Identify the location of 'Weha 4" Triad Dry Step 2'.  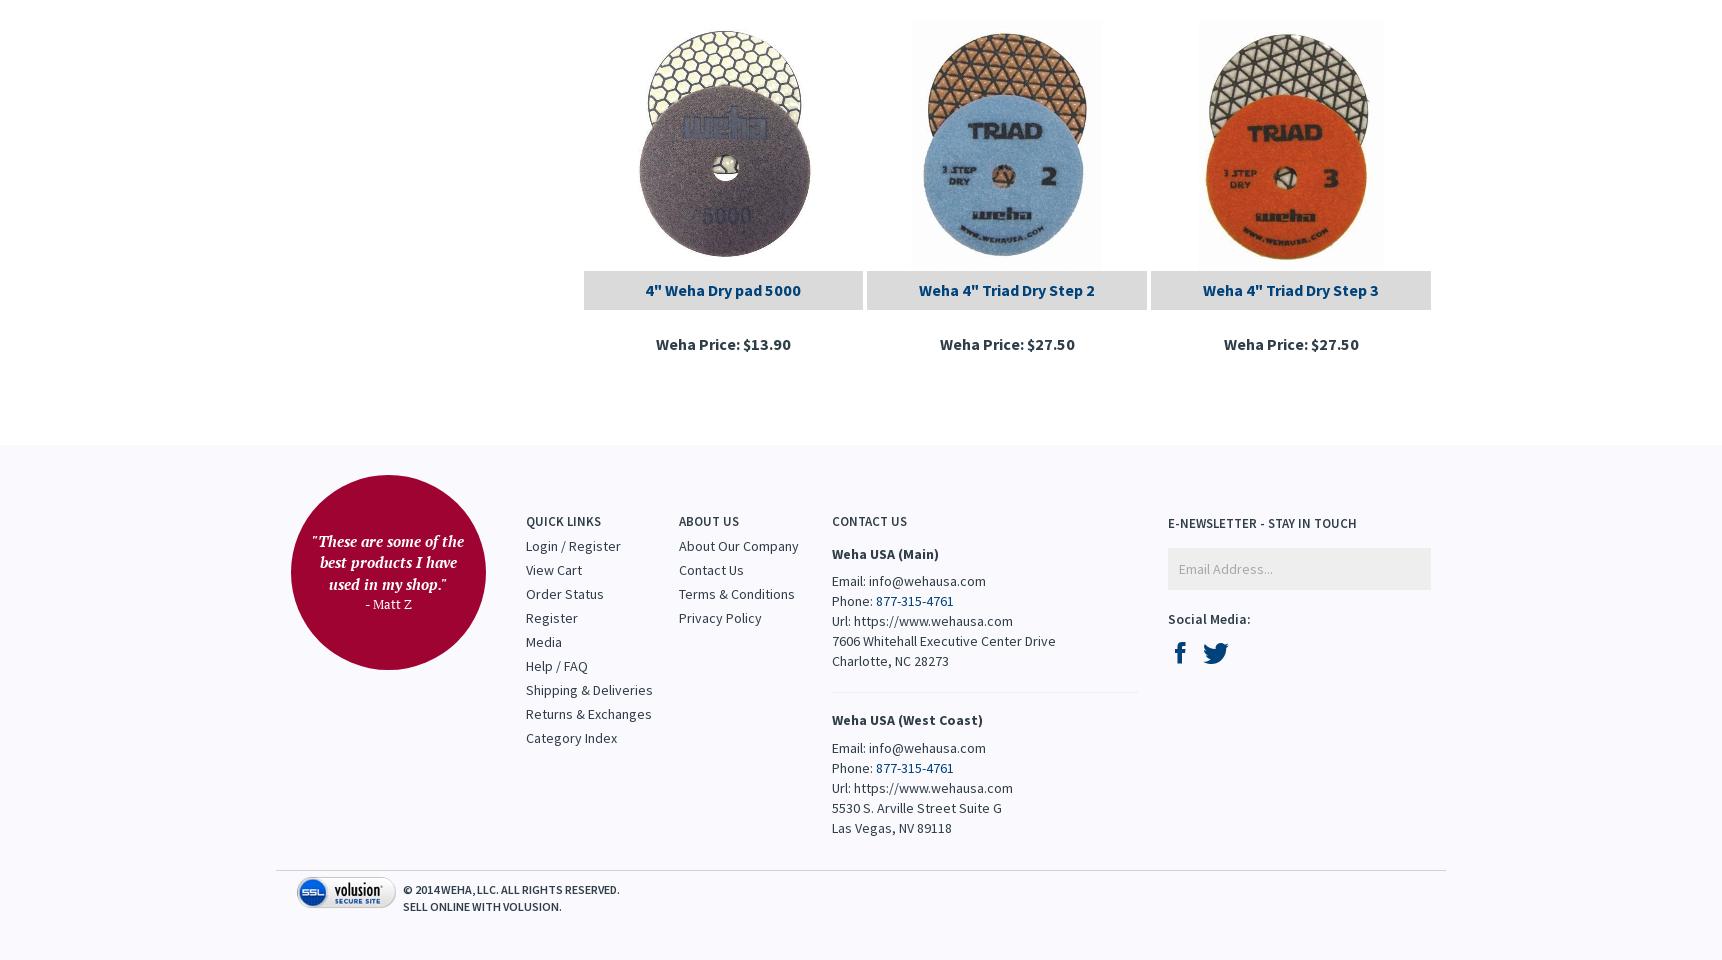
(1007, 287).